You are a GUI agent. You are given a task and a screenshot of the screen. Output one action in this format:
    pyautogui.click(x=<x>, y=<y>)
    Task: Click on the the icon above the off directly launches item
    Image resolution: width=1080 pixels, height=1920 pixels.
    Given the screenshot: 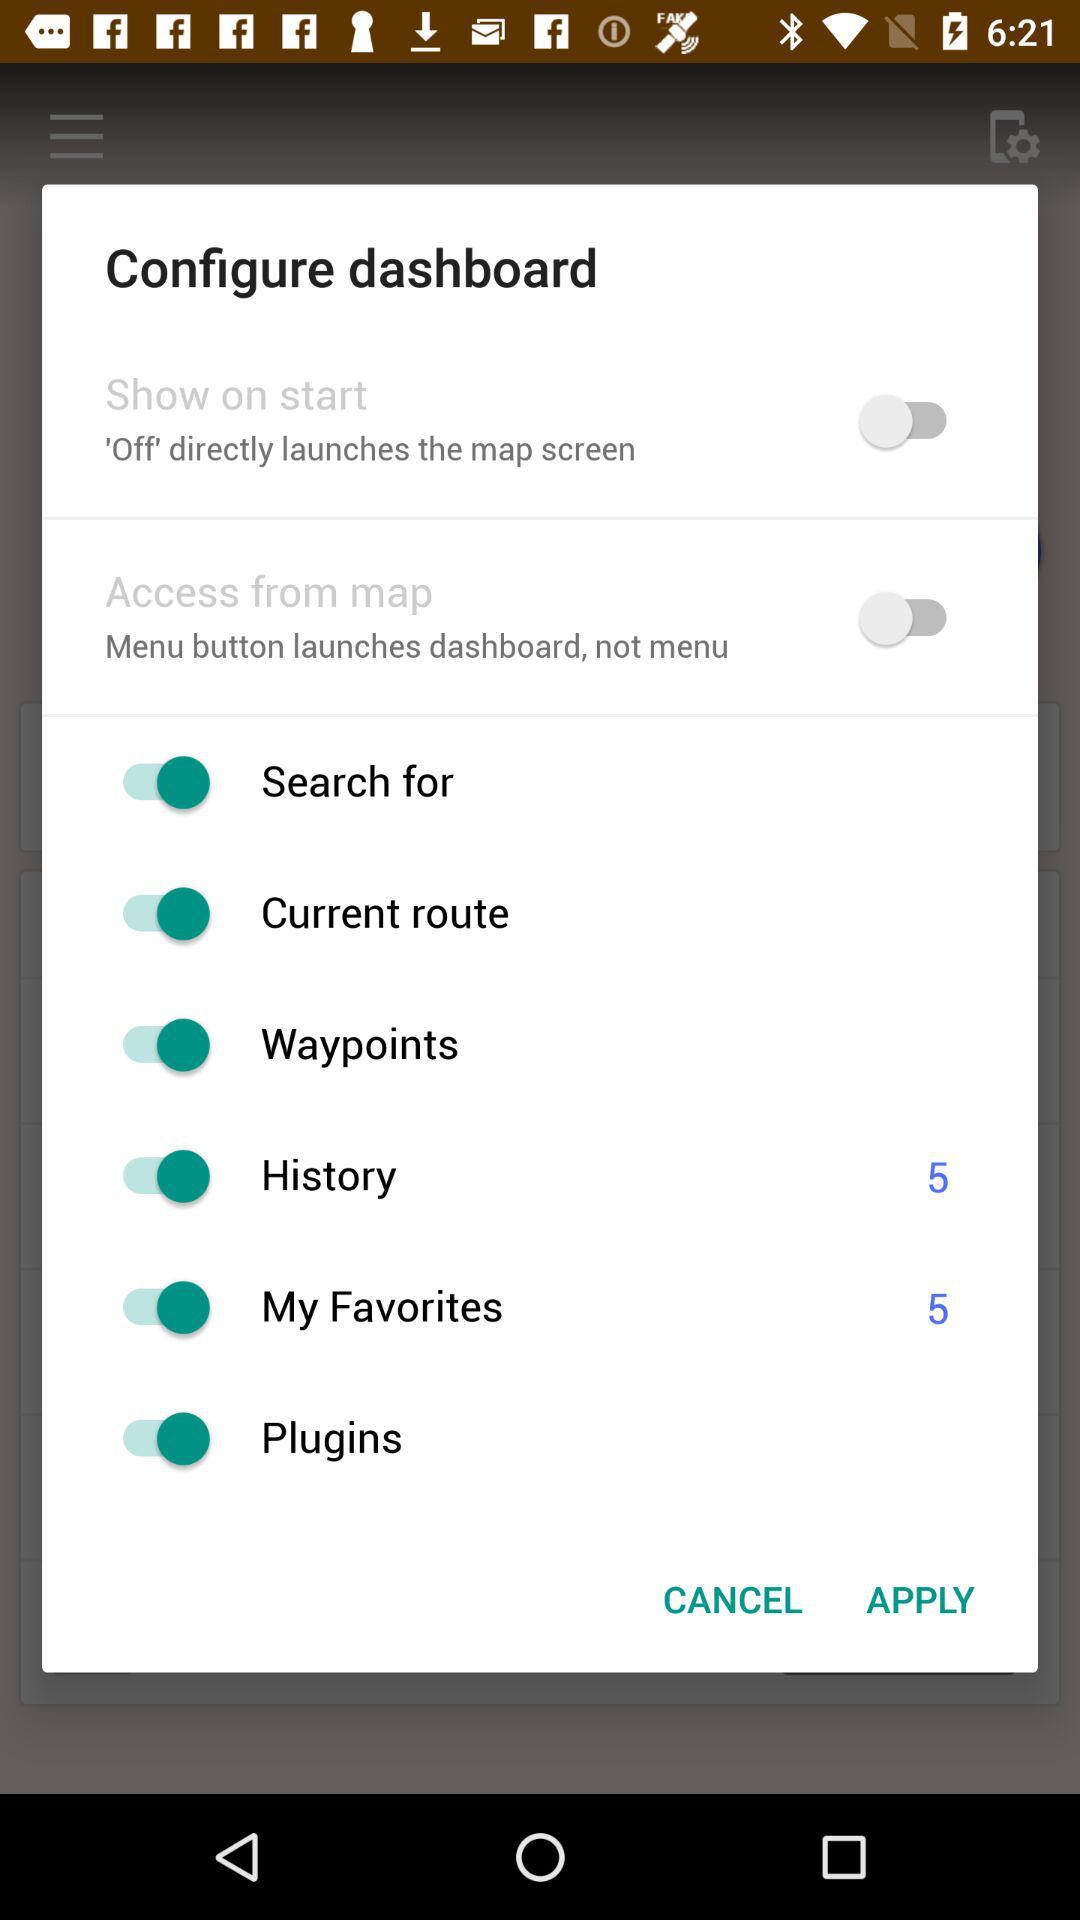 What is the action you would take?
    pyautogui.click(x=456, y=395)
    